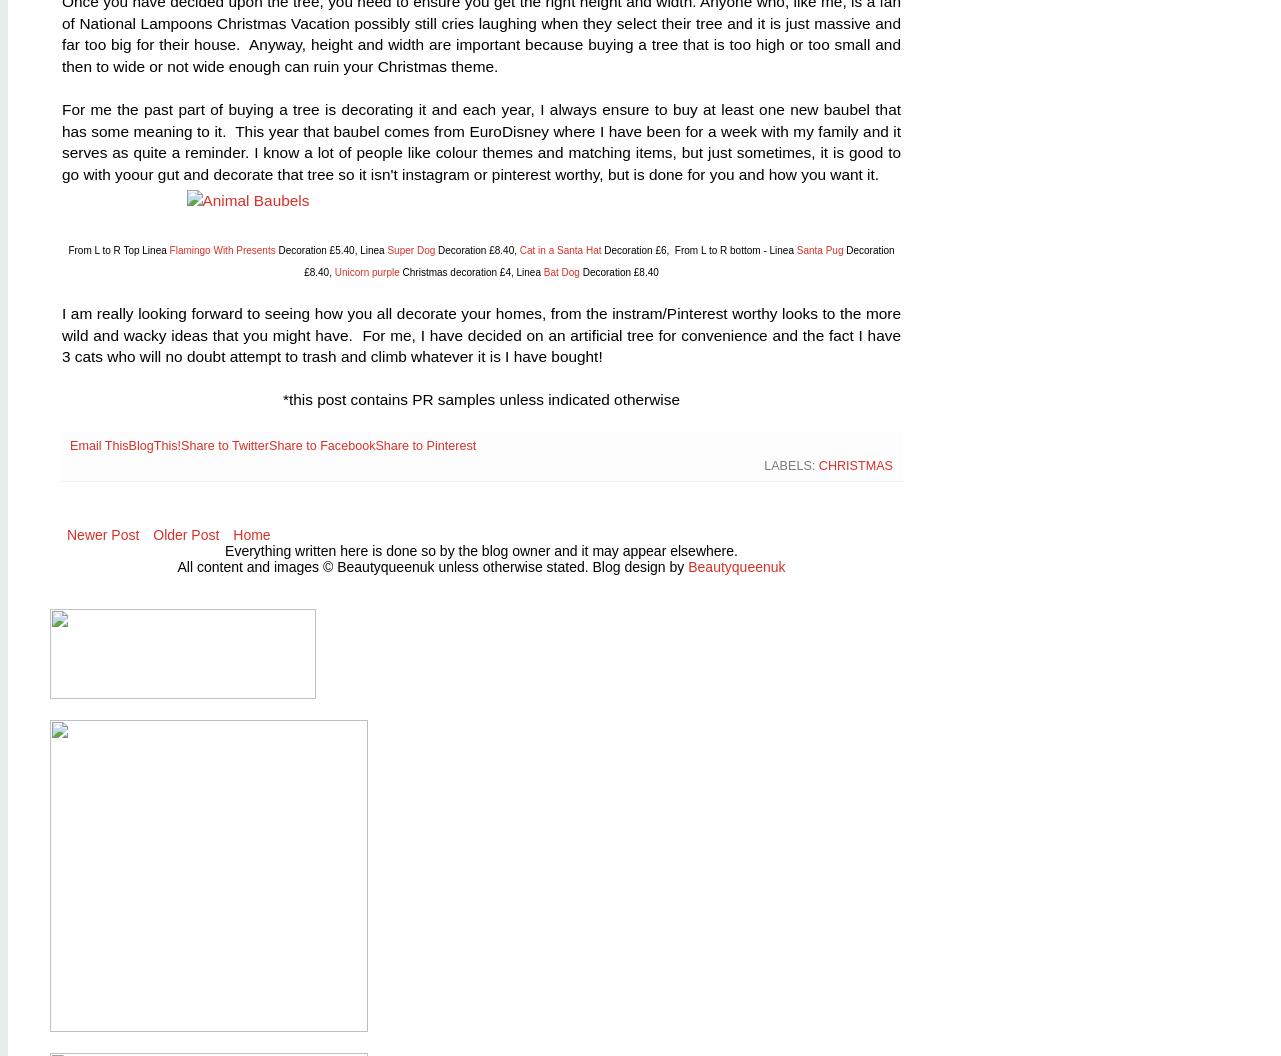 Image resolution: width=1281 pixels, height=1056 pixels. I want to click on 'Cat in a Santa Hat', so click(560, 249).